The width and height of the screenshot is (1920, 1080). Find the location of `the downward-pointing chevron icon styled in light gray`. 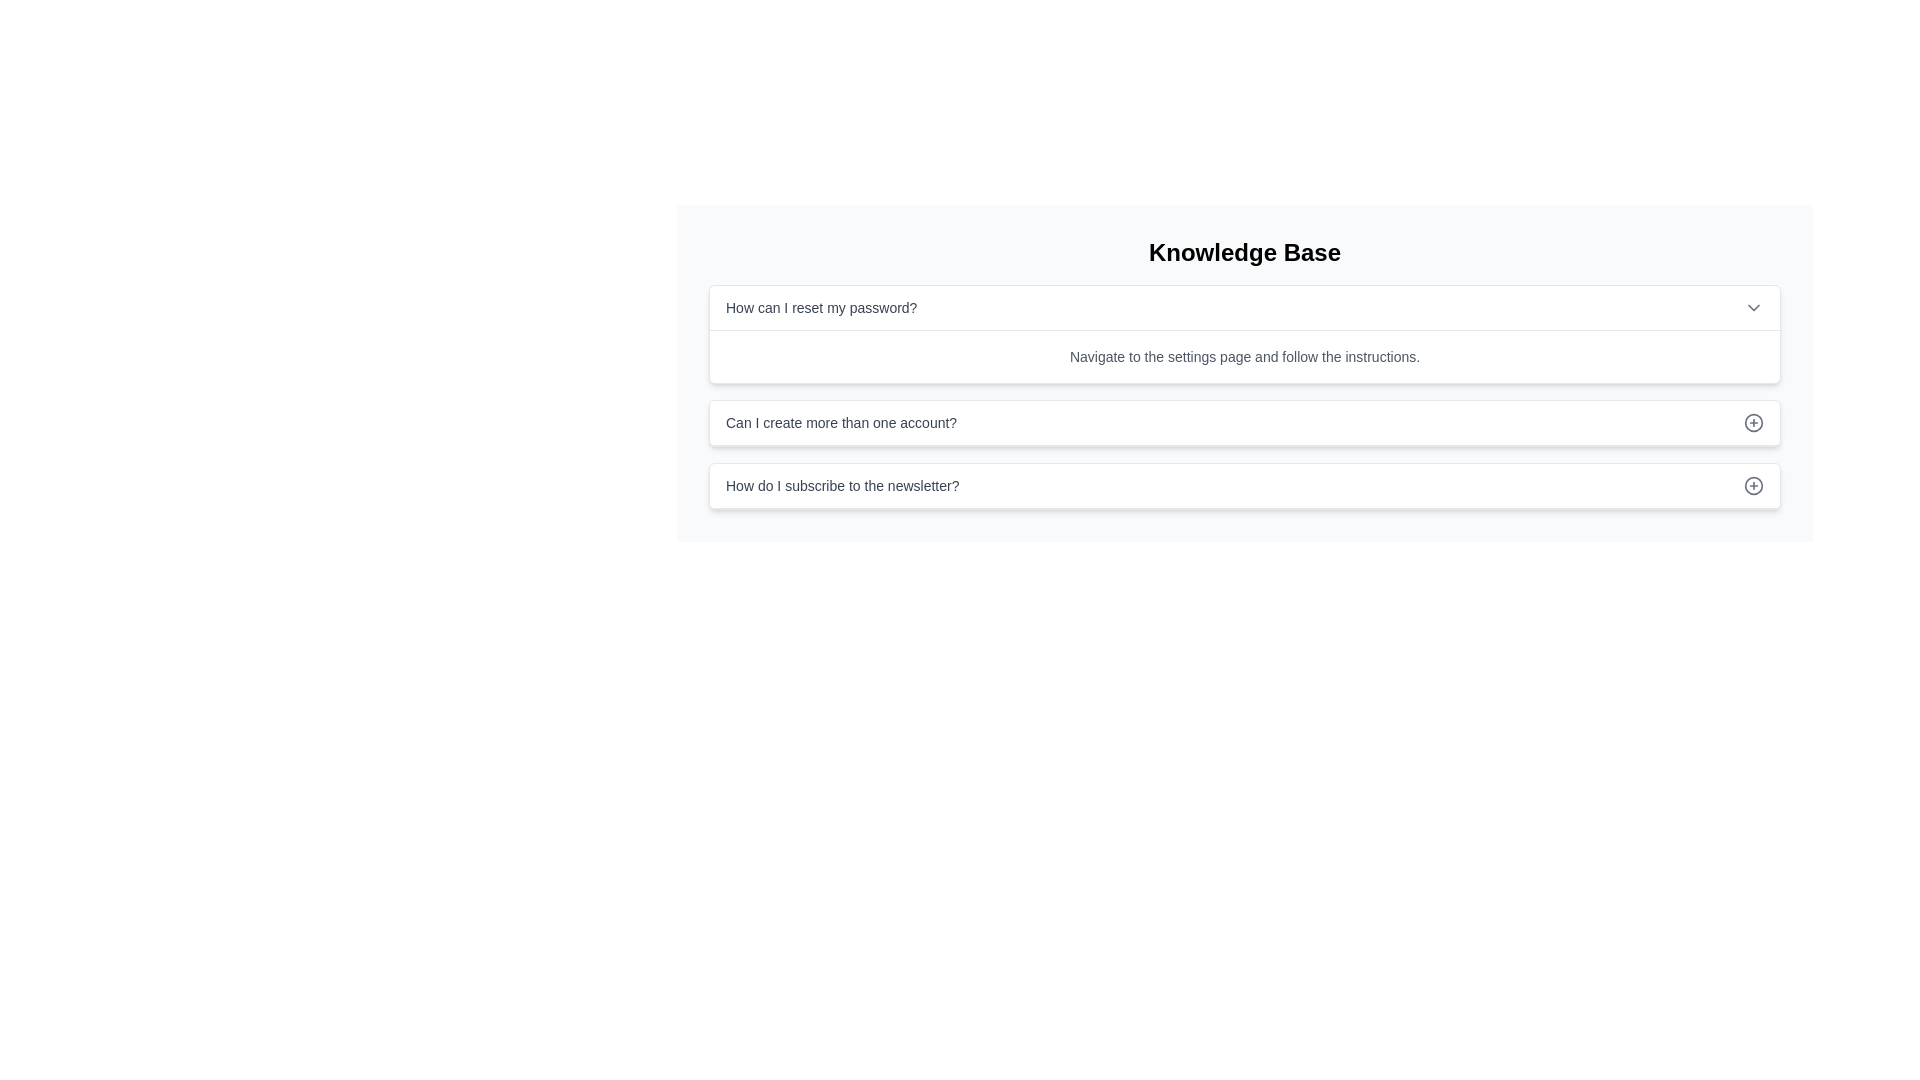

the downward-pointing chevron icon styled in light gray is located at coordinates (1752, 308).